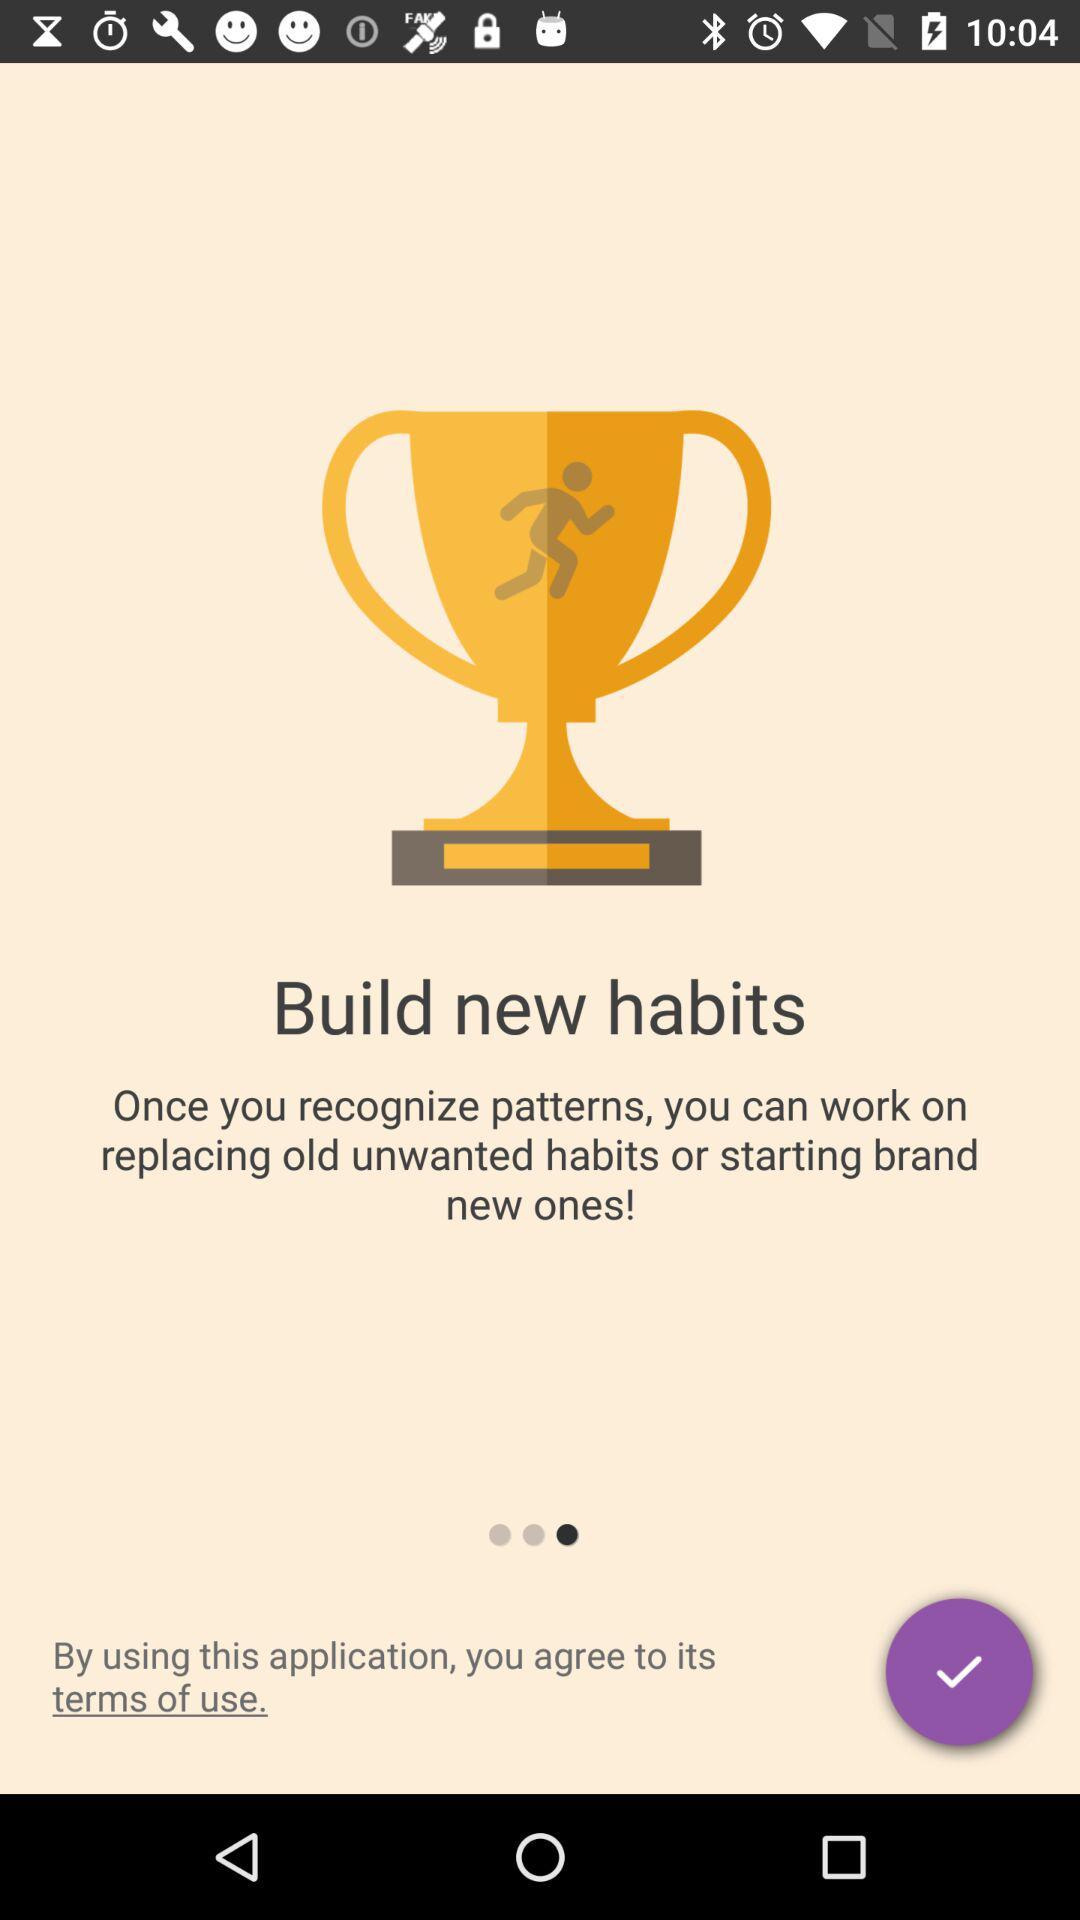 The height and width of the screenshot is (1920, 1080). I want to click on the item next to by using this, so click(960, 1675).